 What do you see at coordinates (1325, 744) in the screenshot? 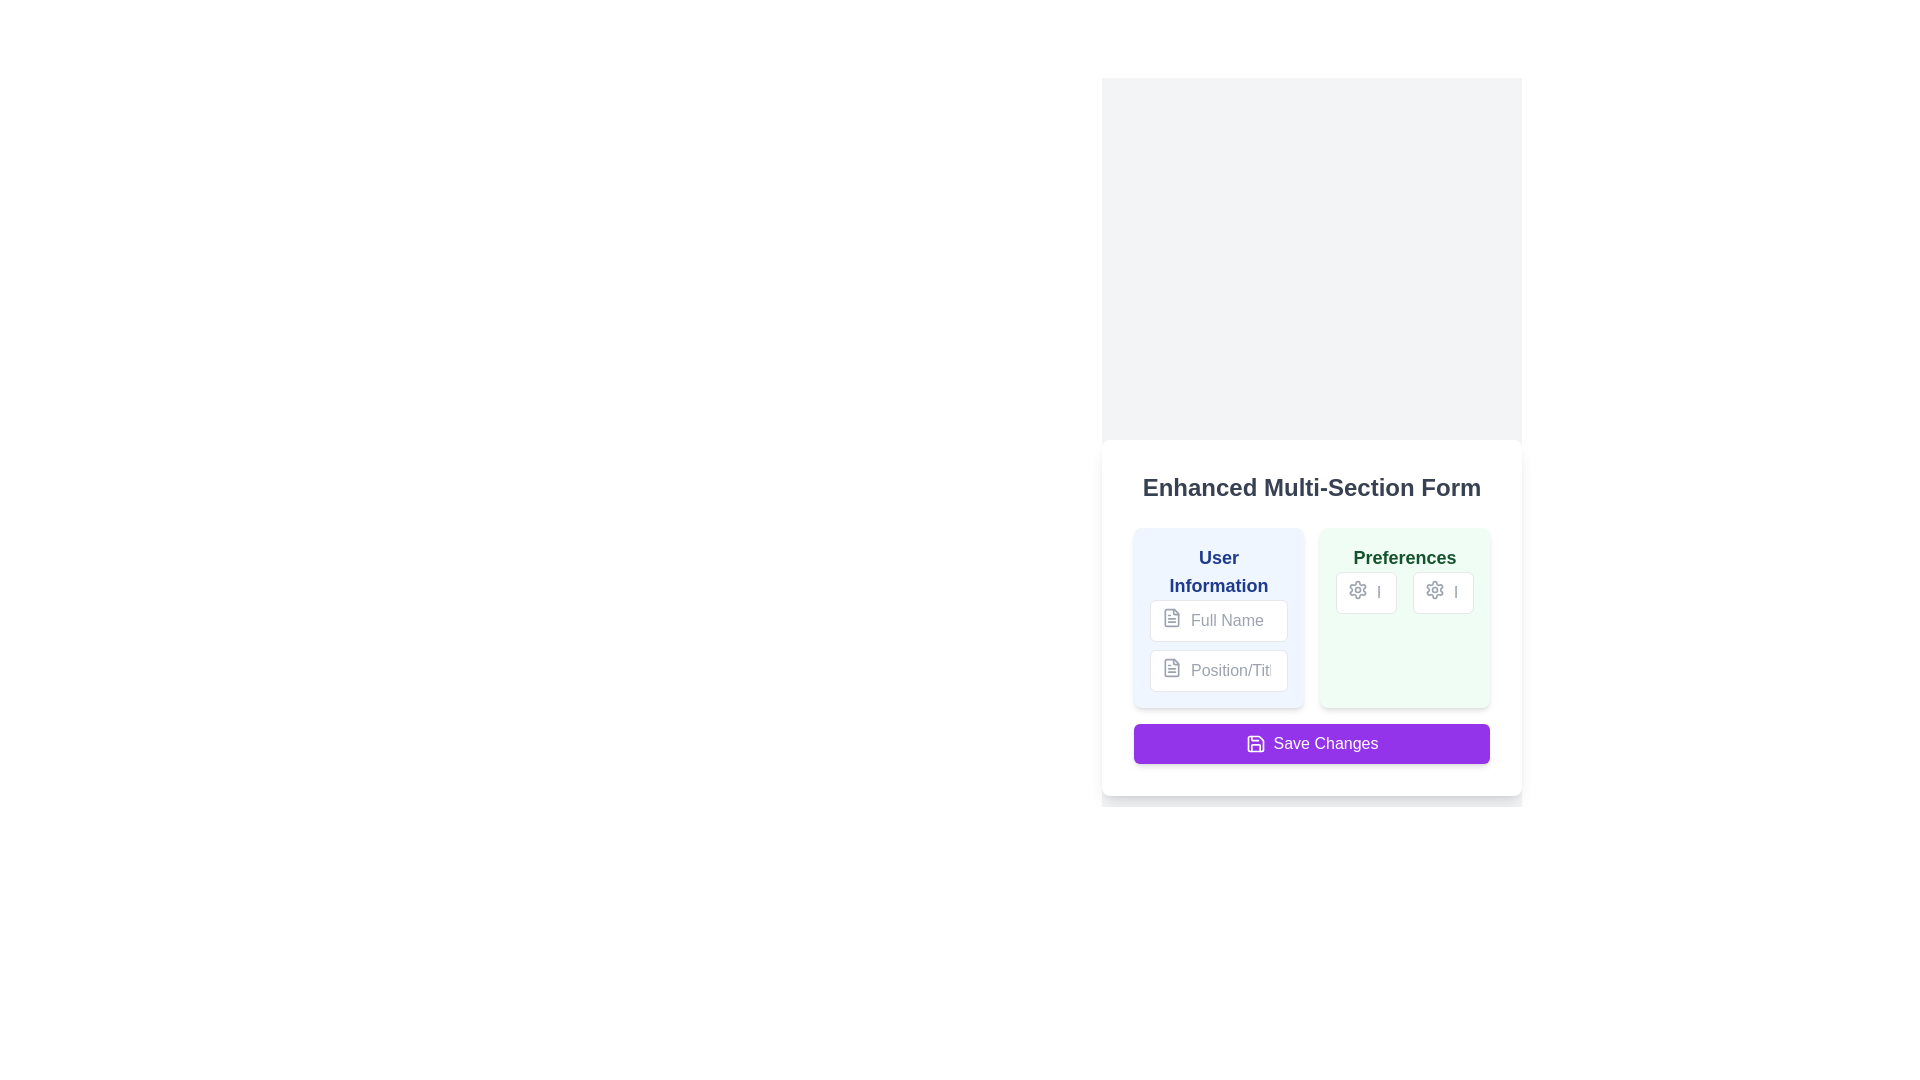
I see `the 'Save Changes' text within the purple button at the bottom of the form` at bounding box center [1325, 744].